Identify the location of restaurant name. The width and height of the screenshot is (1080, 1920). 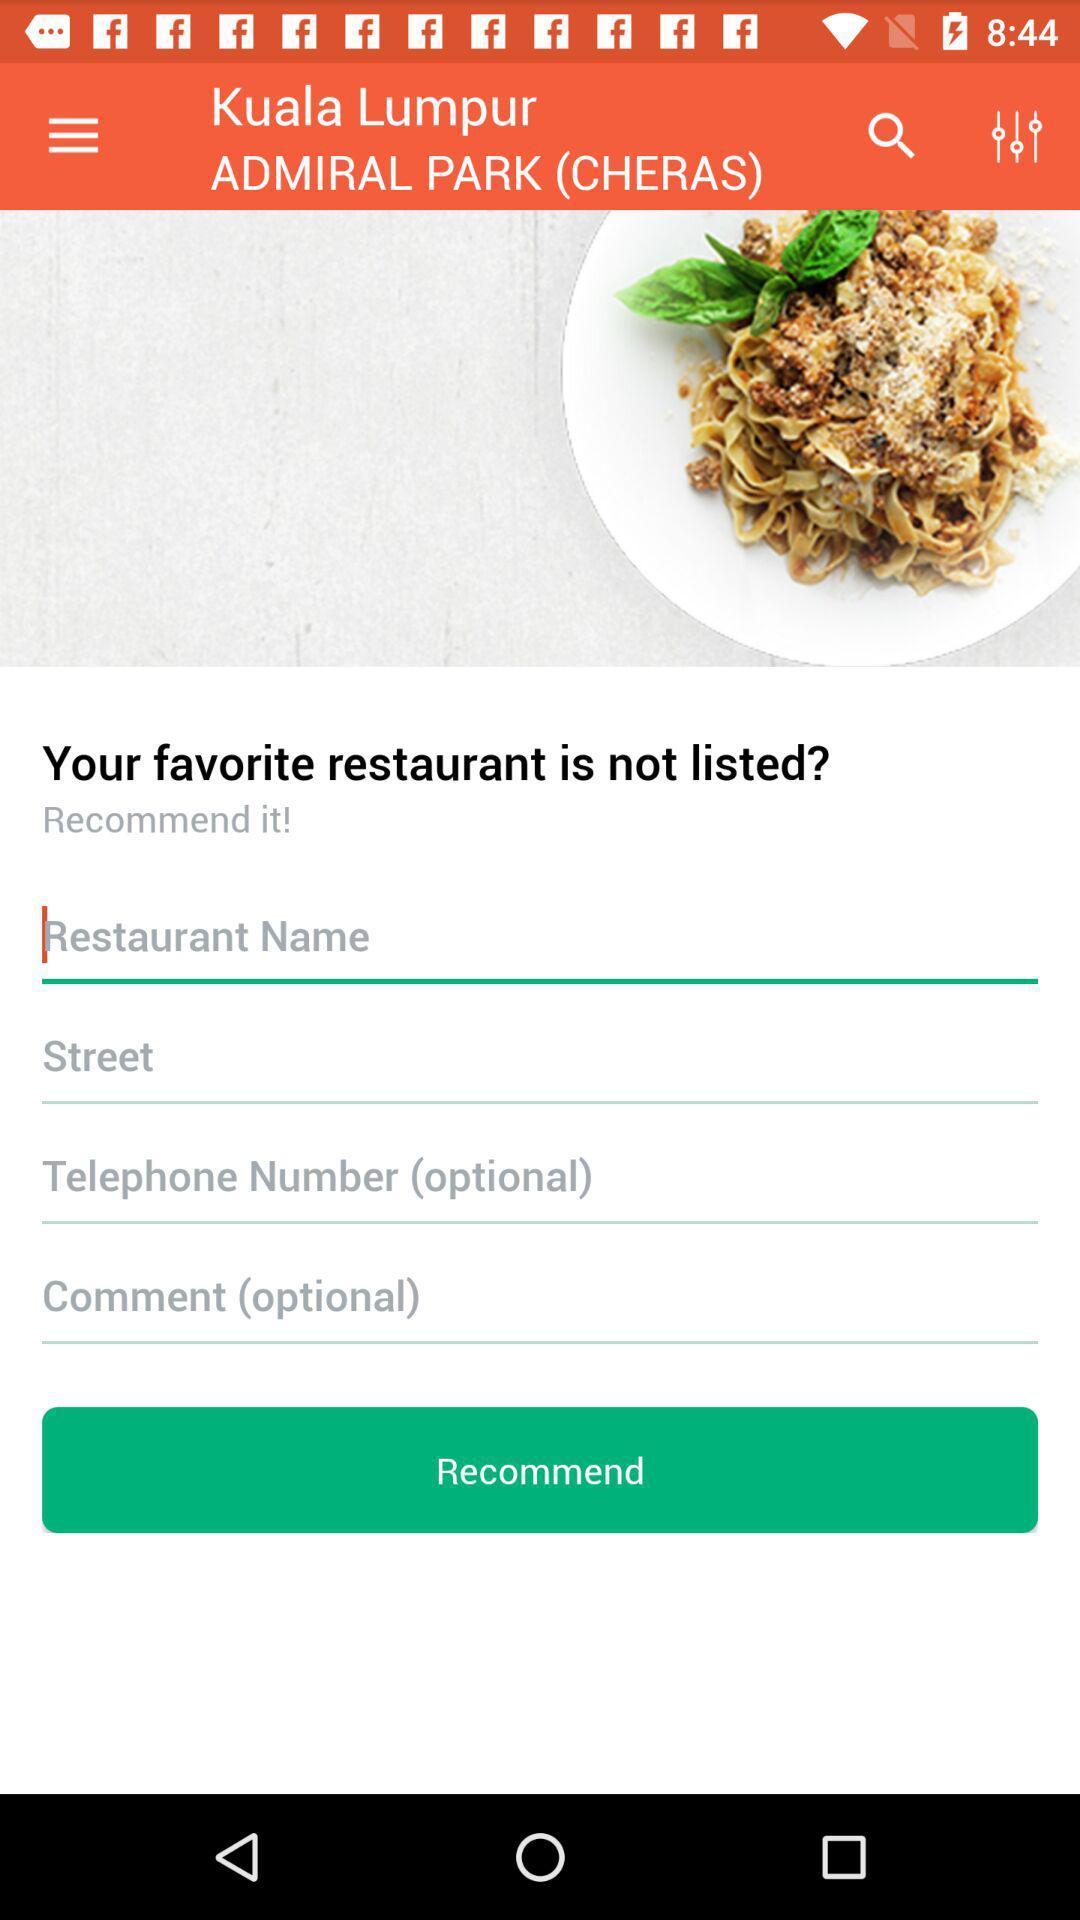
(540, 933).